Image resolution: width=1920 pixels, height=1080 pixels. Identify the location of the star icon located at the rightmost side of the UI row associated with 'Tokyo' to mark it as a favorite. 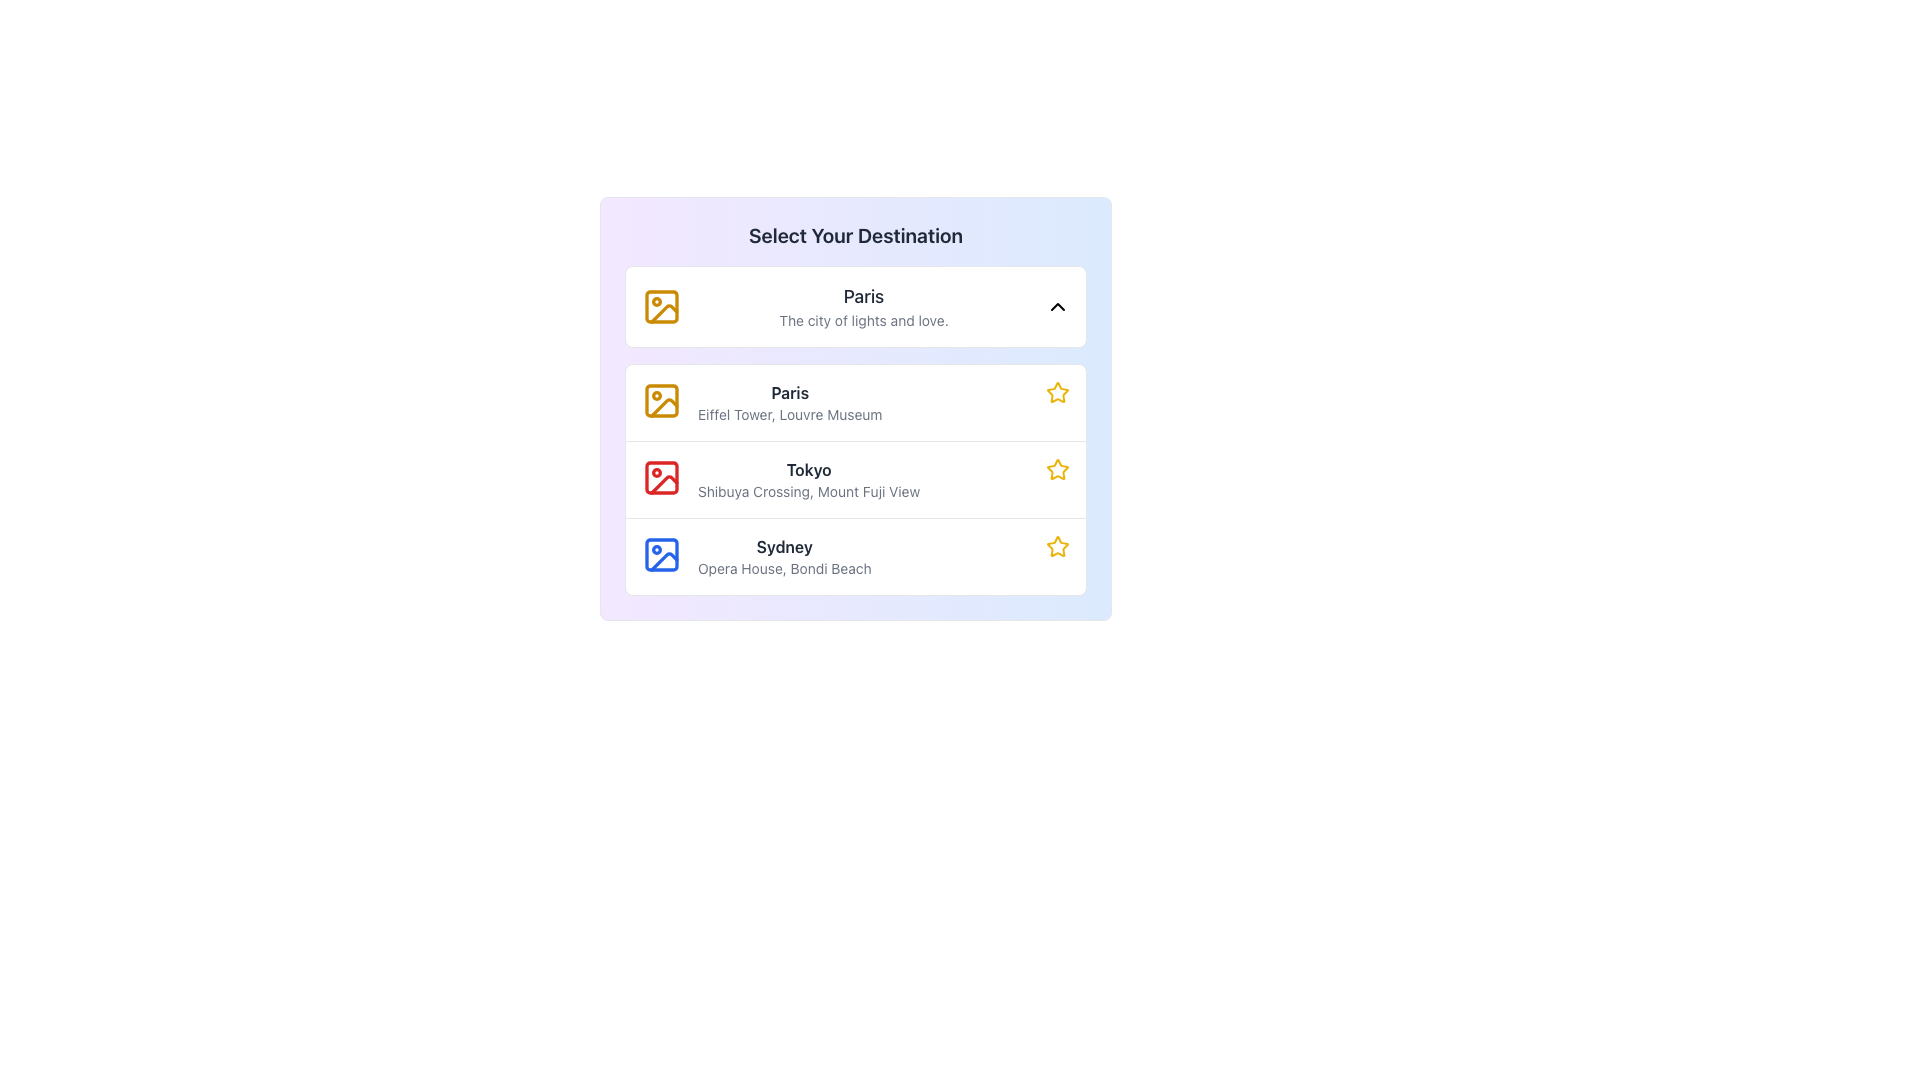
(1056, 470).